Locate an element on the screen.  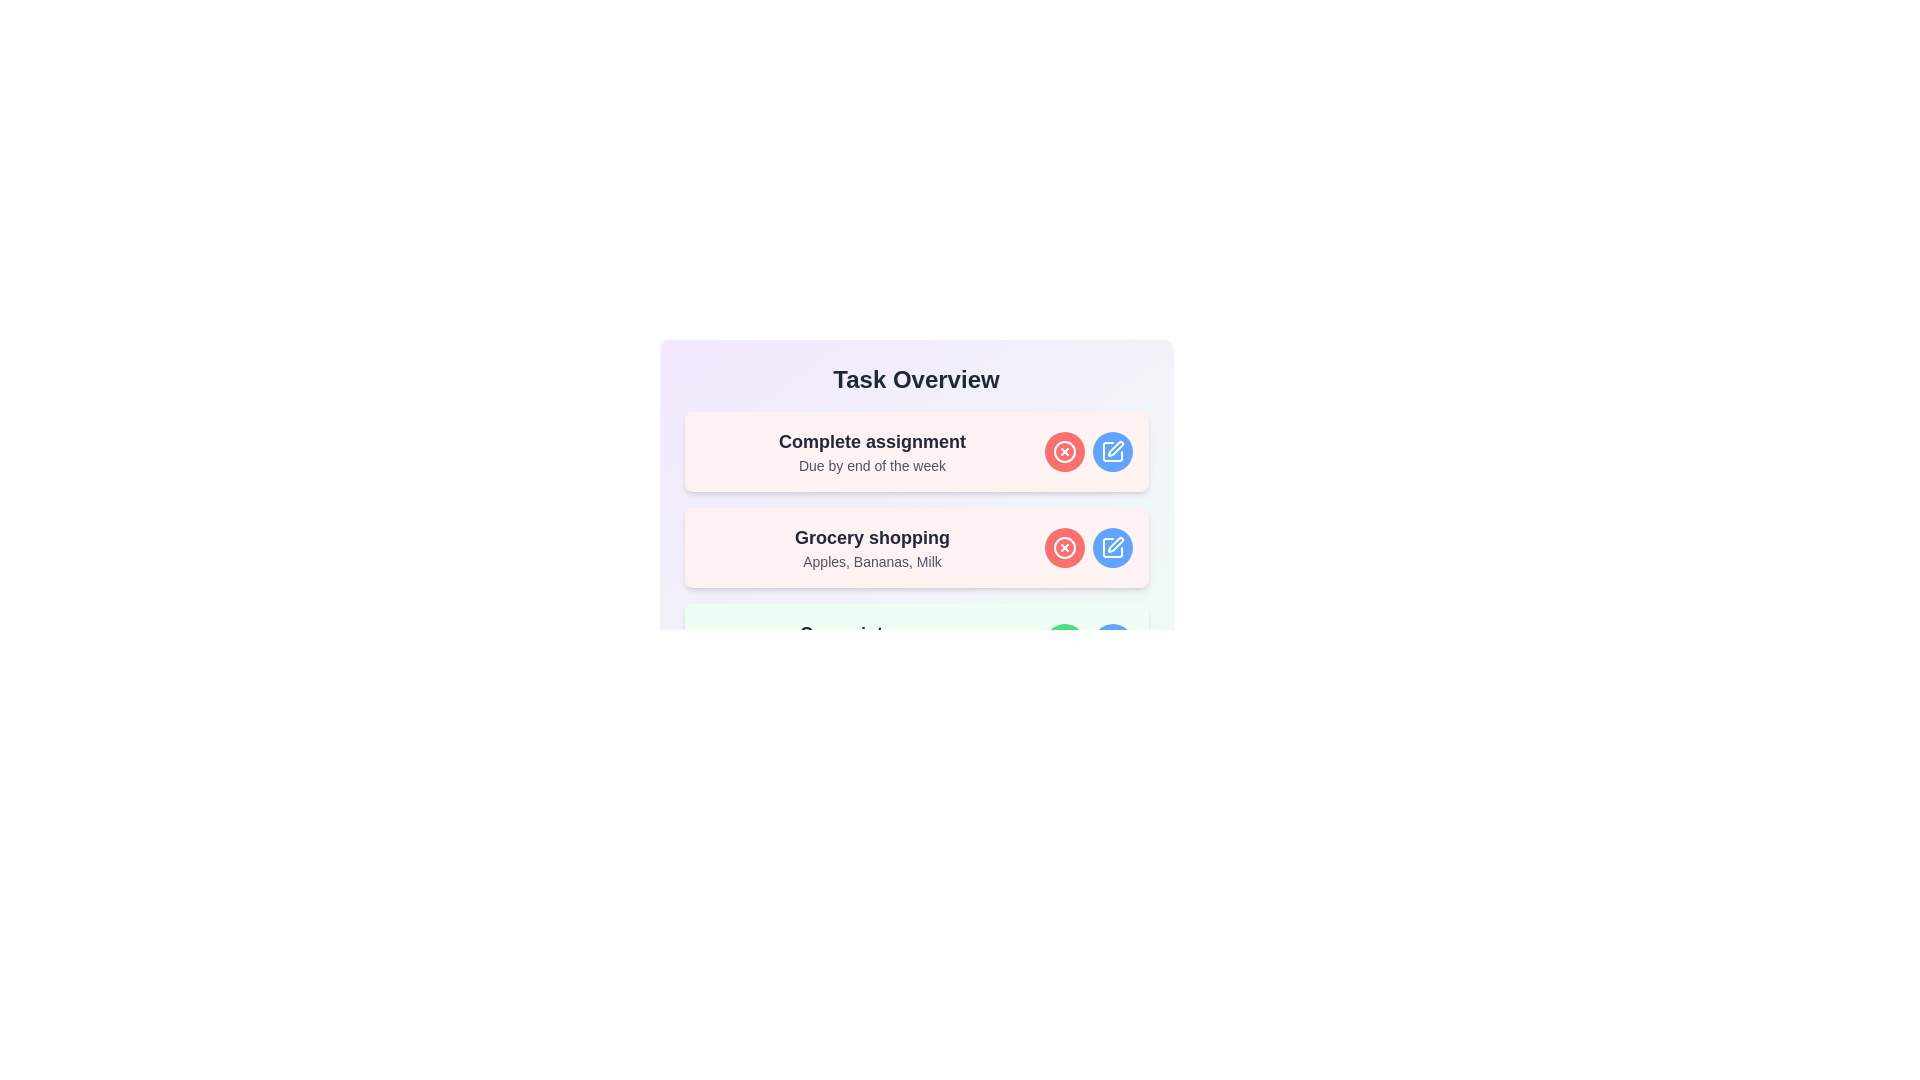
the edit button for the task 'Complete assignment' is located at coordinates (1111, 451).